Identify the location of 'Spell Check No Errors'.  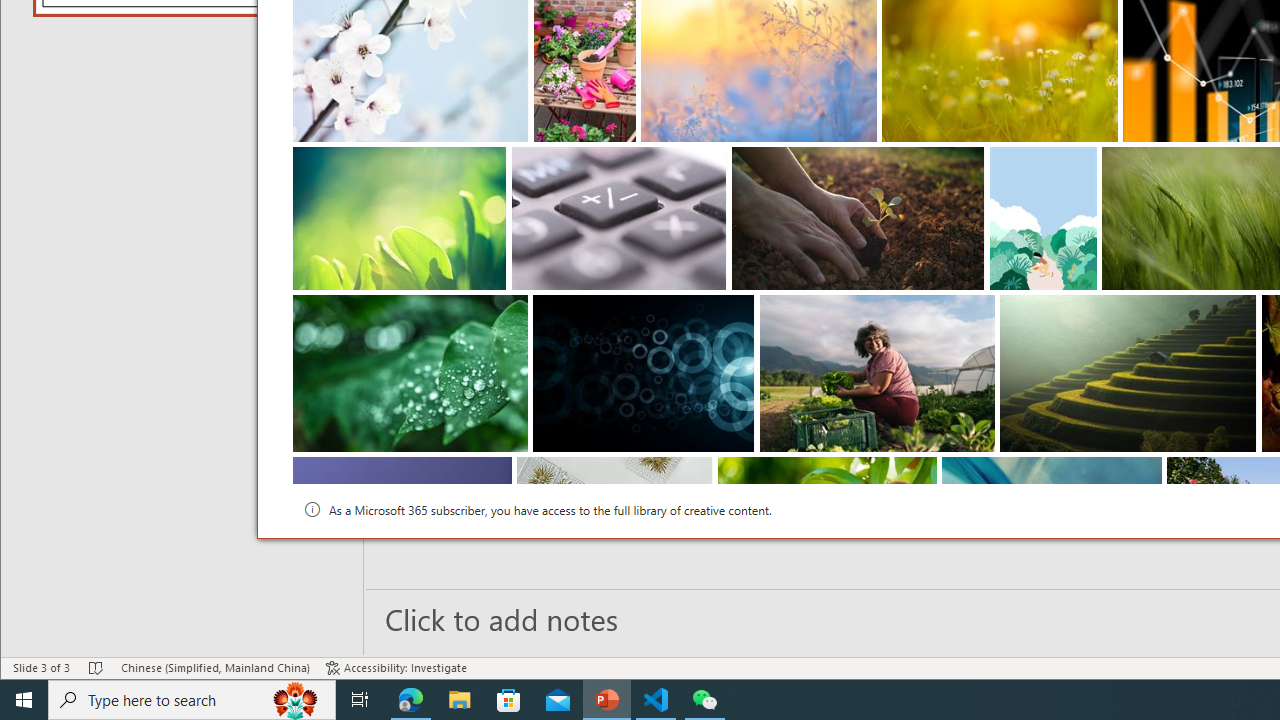
(95, 668).